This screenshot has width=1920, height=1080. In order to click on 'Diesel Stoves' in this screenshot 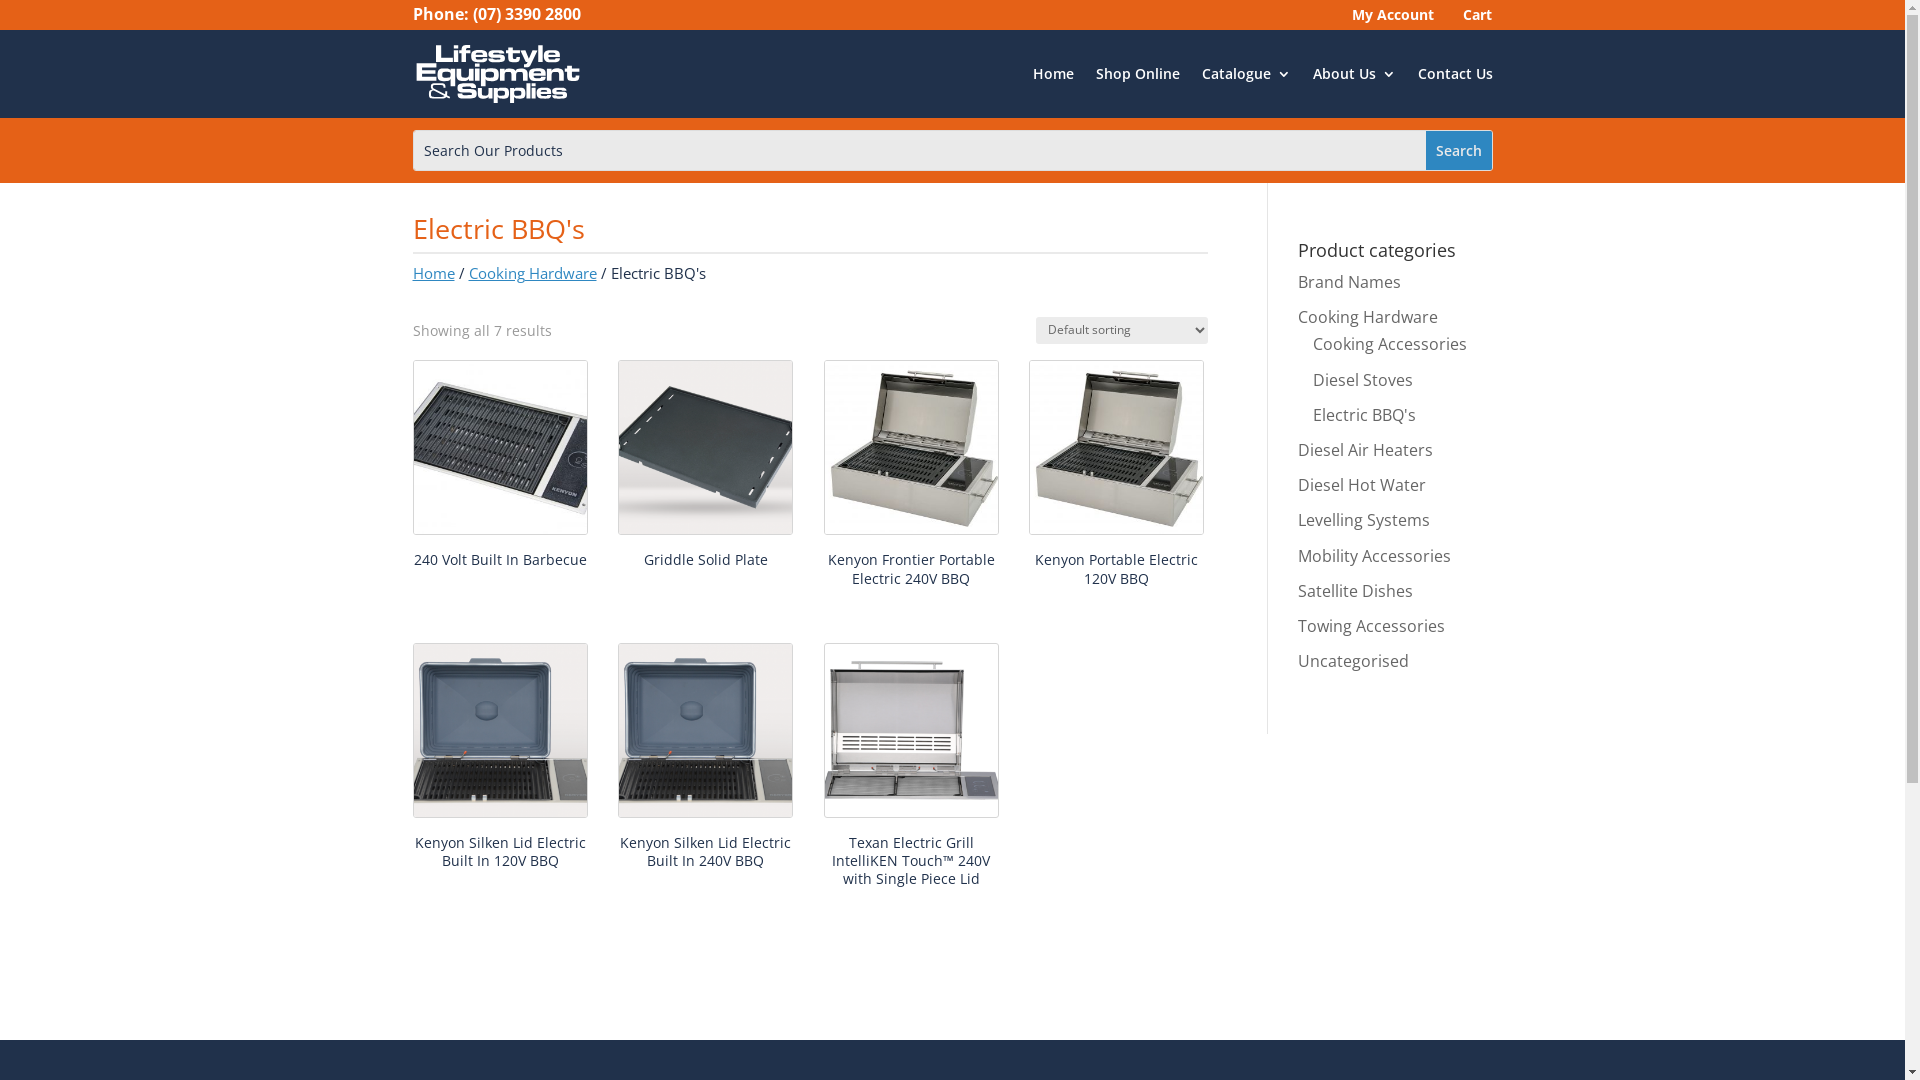, I will do `click(1362, 380)`.